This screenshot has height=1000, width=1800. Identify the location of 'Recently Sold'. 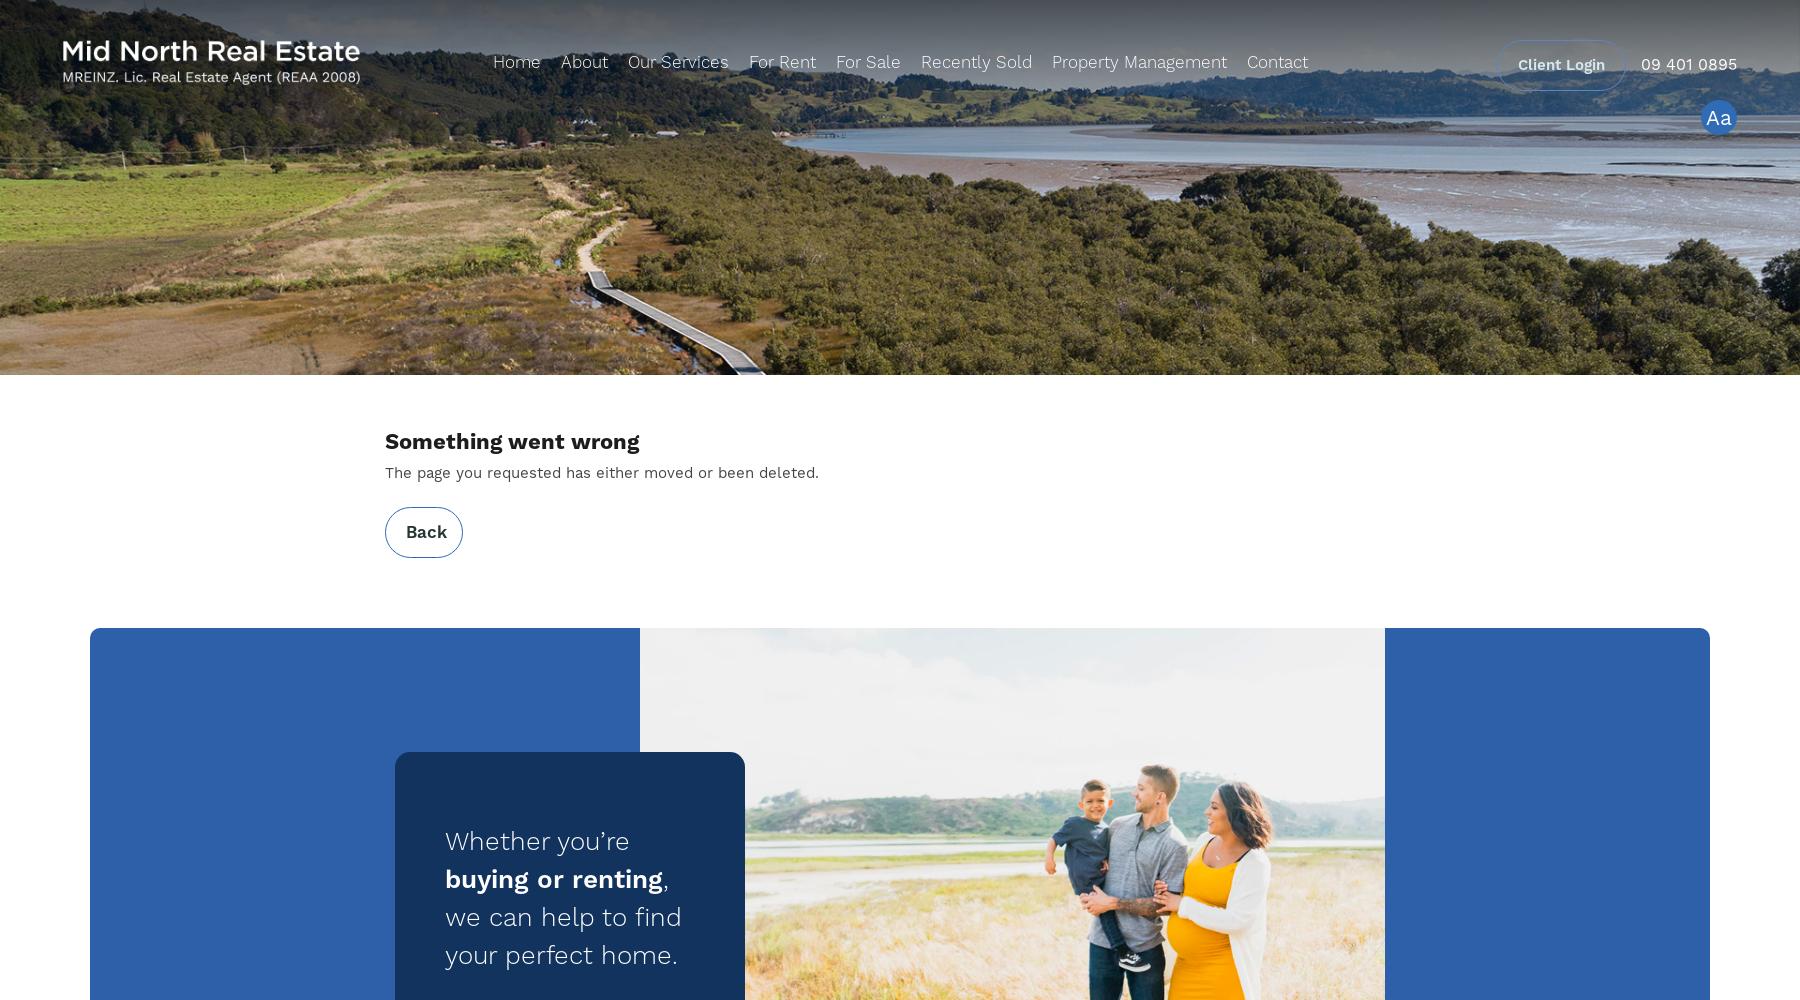
(974, 62).